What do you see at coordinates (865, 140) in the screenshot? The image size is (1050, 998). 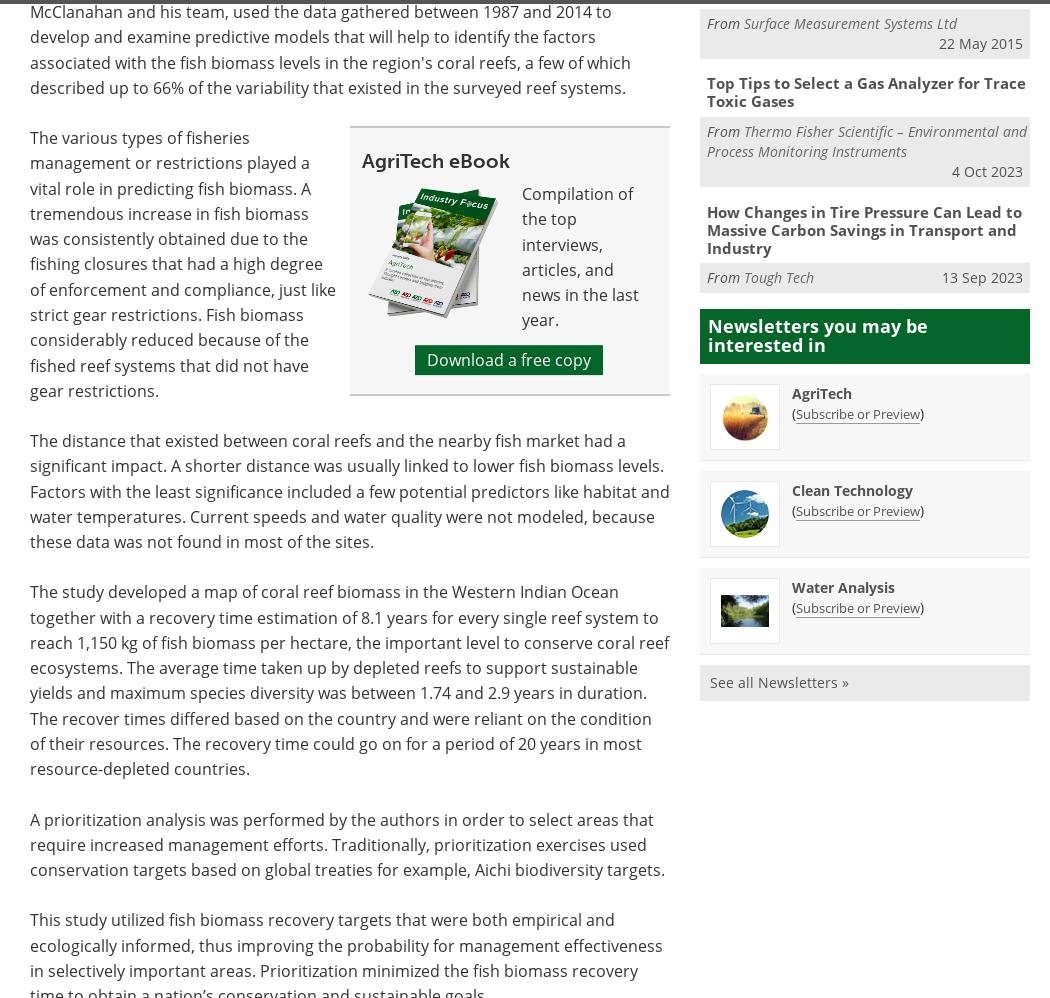 I see `'Thermo Fisher Scientific – Environmental and Process Monitoring Instruments'` at bounding box center [865, 140].